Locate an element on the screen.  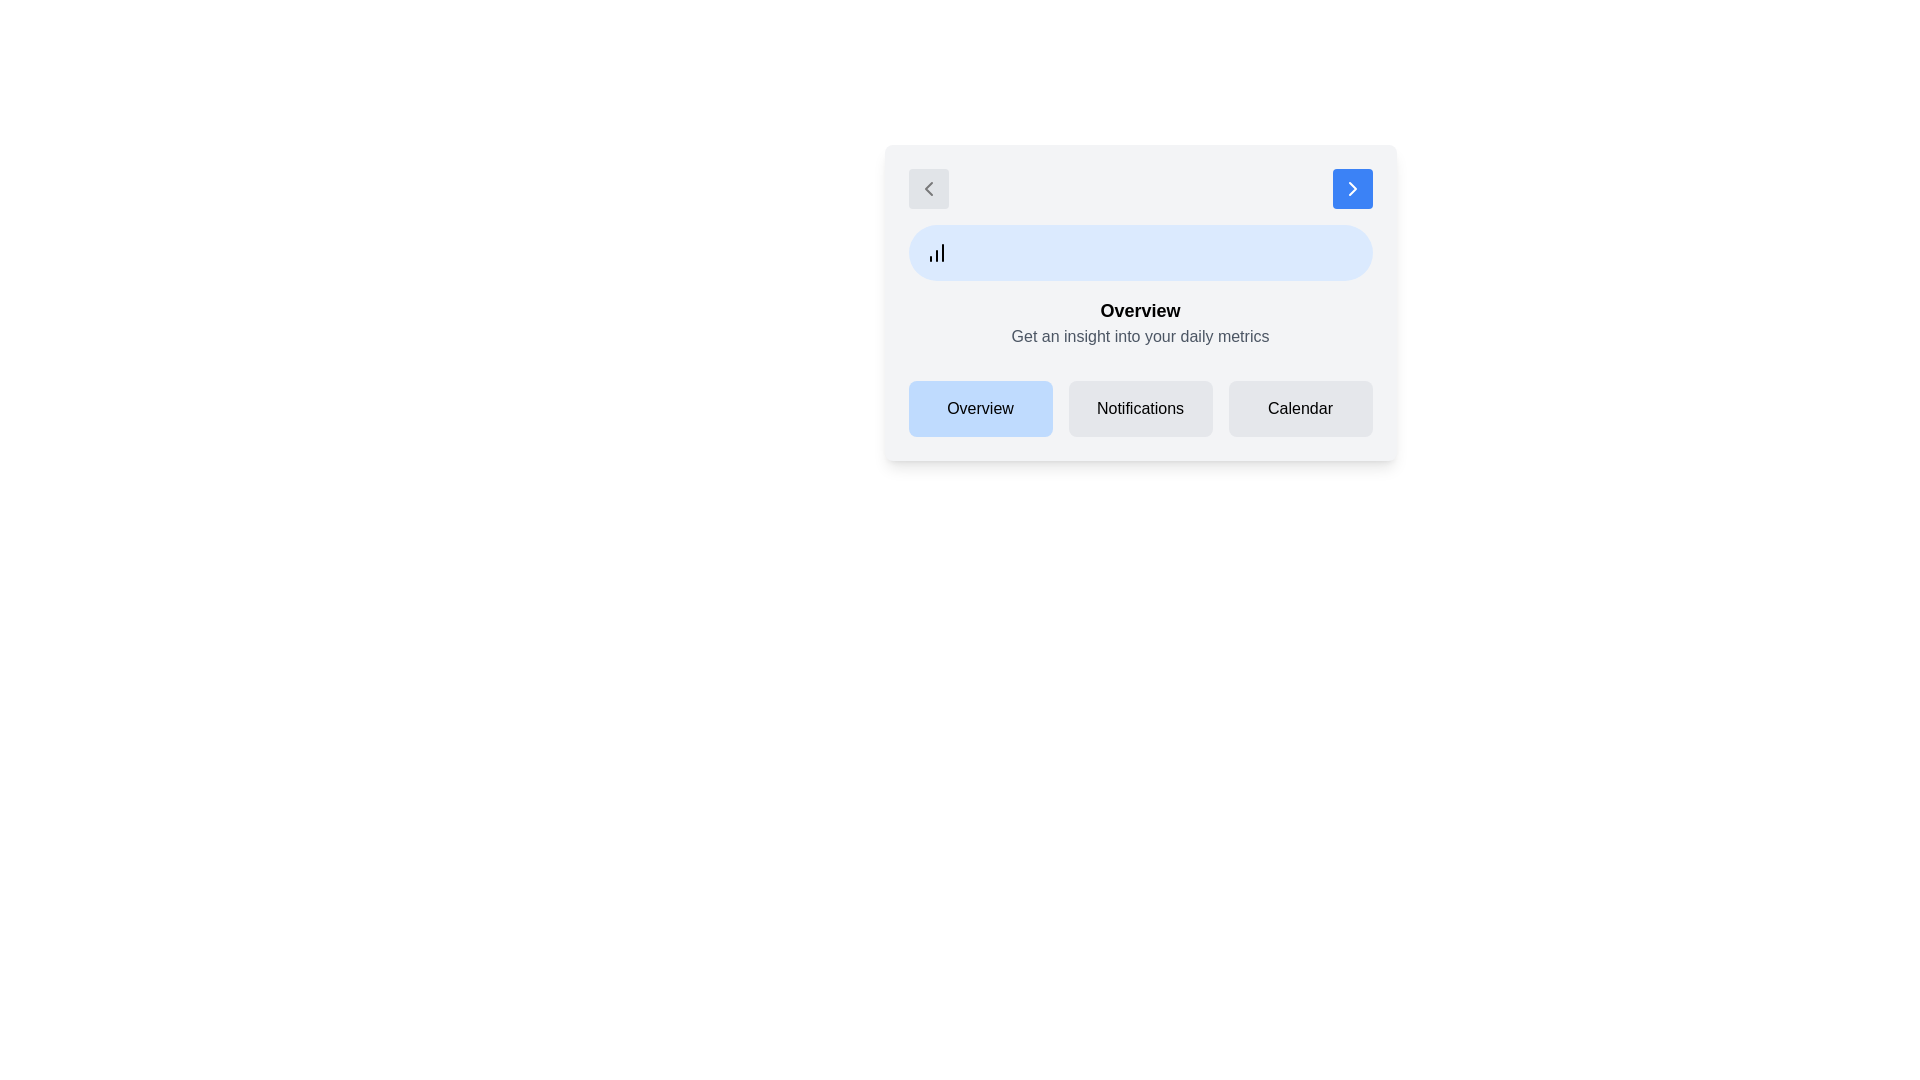
the label of the step Overview to select it is located at coordinates (980, 407).